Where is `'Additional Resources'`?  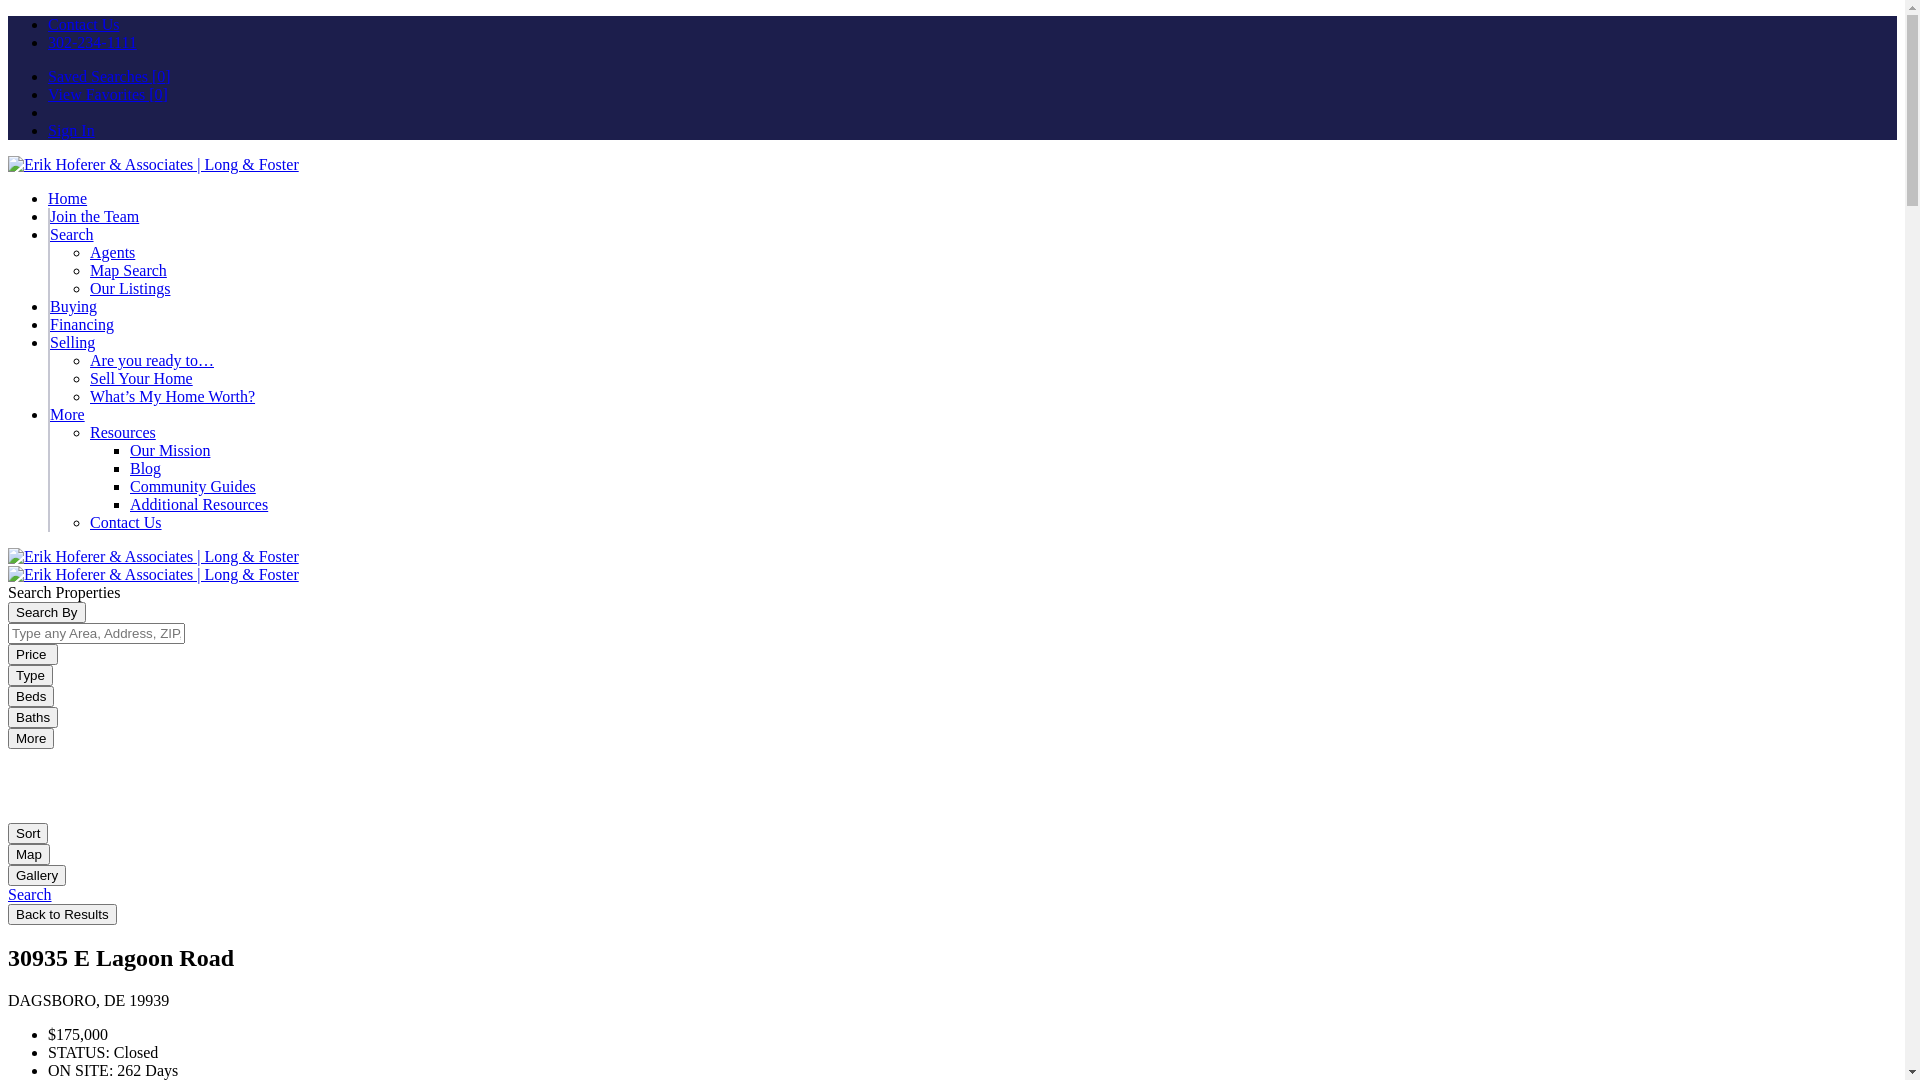
'Additional Resources' is located at coordinates (198, 503).